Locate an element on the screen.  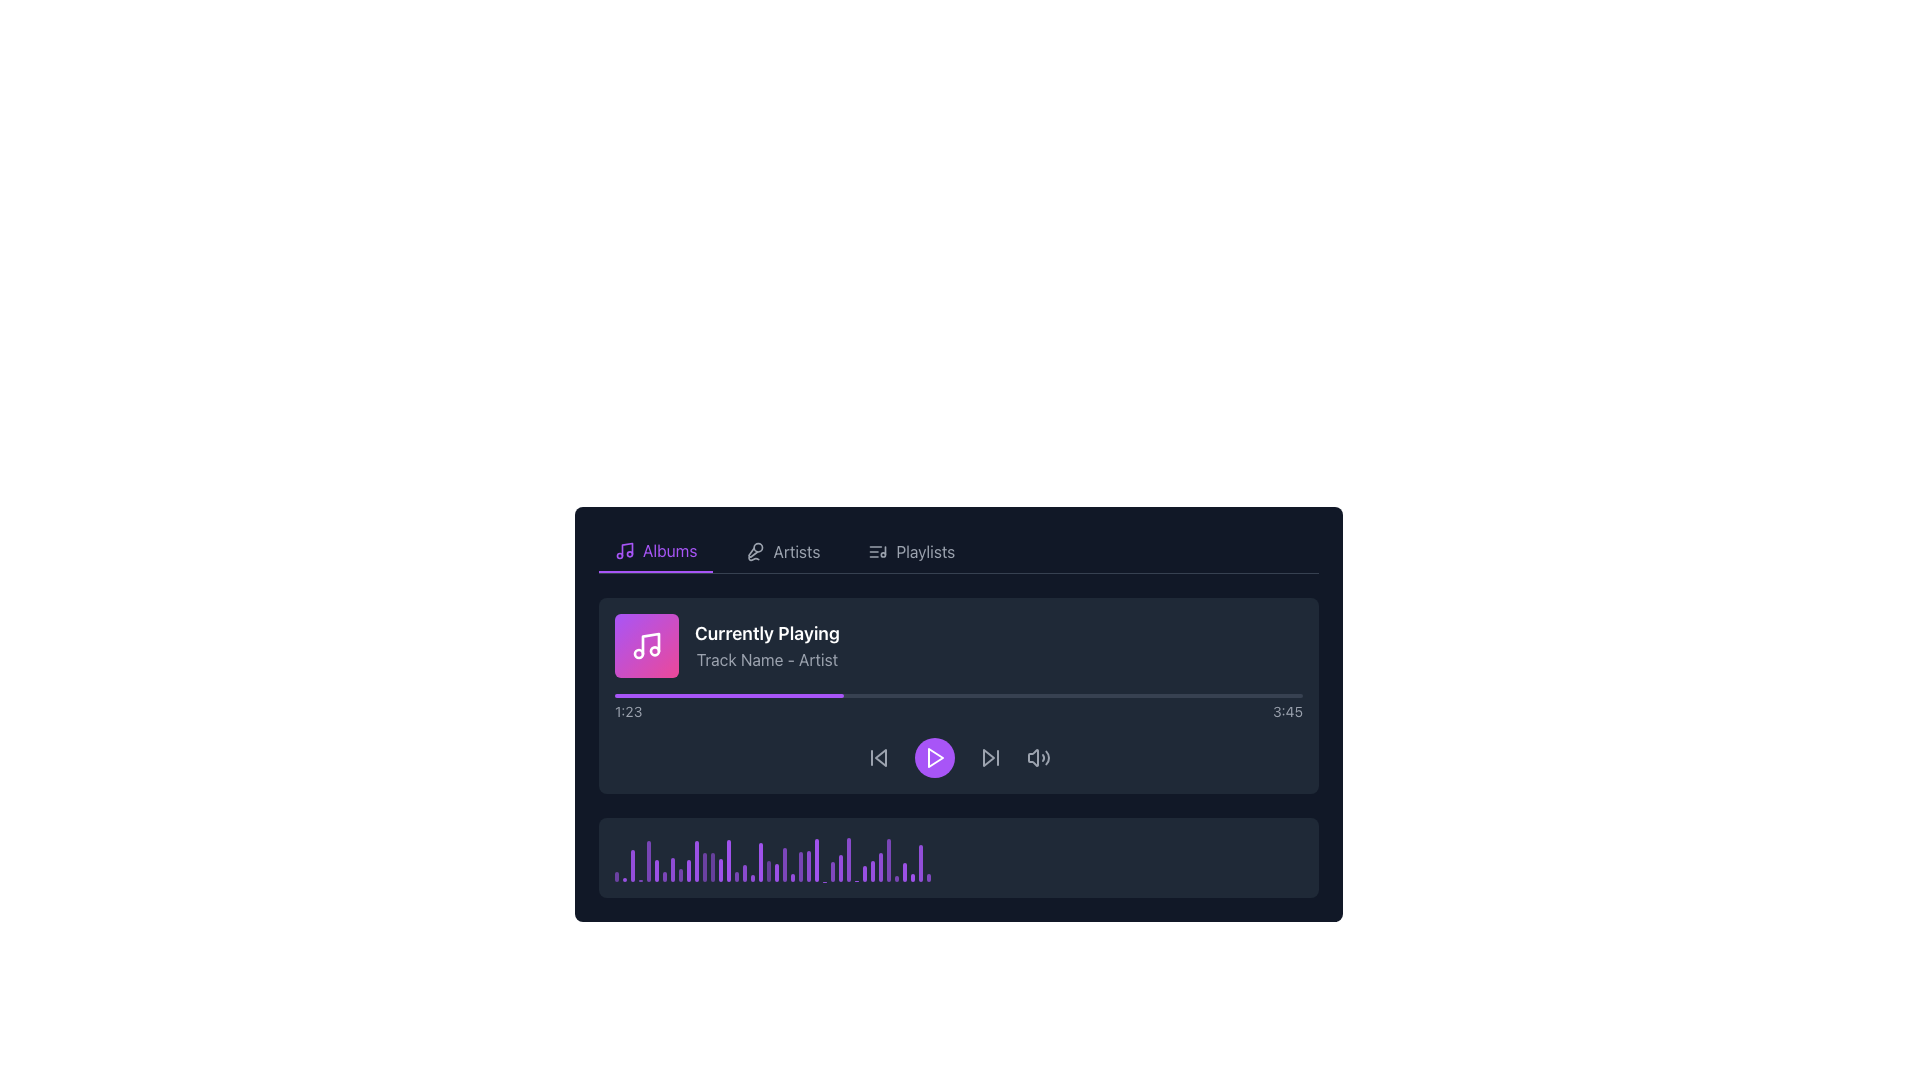
the playback position is located at coordinates (841, 694).